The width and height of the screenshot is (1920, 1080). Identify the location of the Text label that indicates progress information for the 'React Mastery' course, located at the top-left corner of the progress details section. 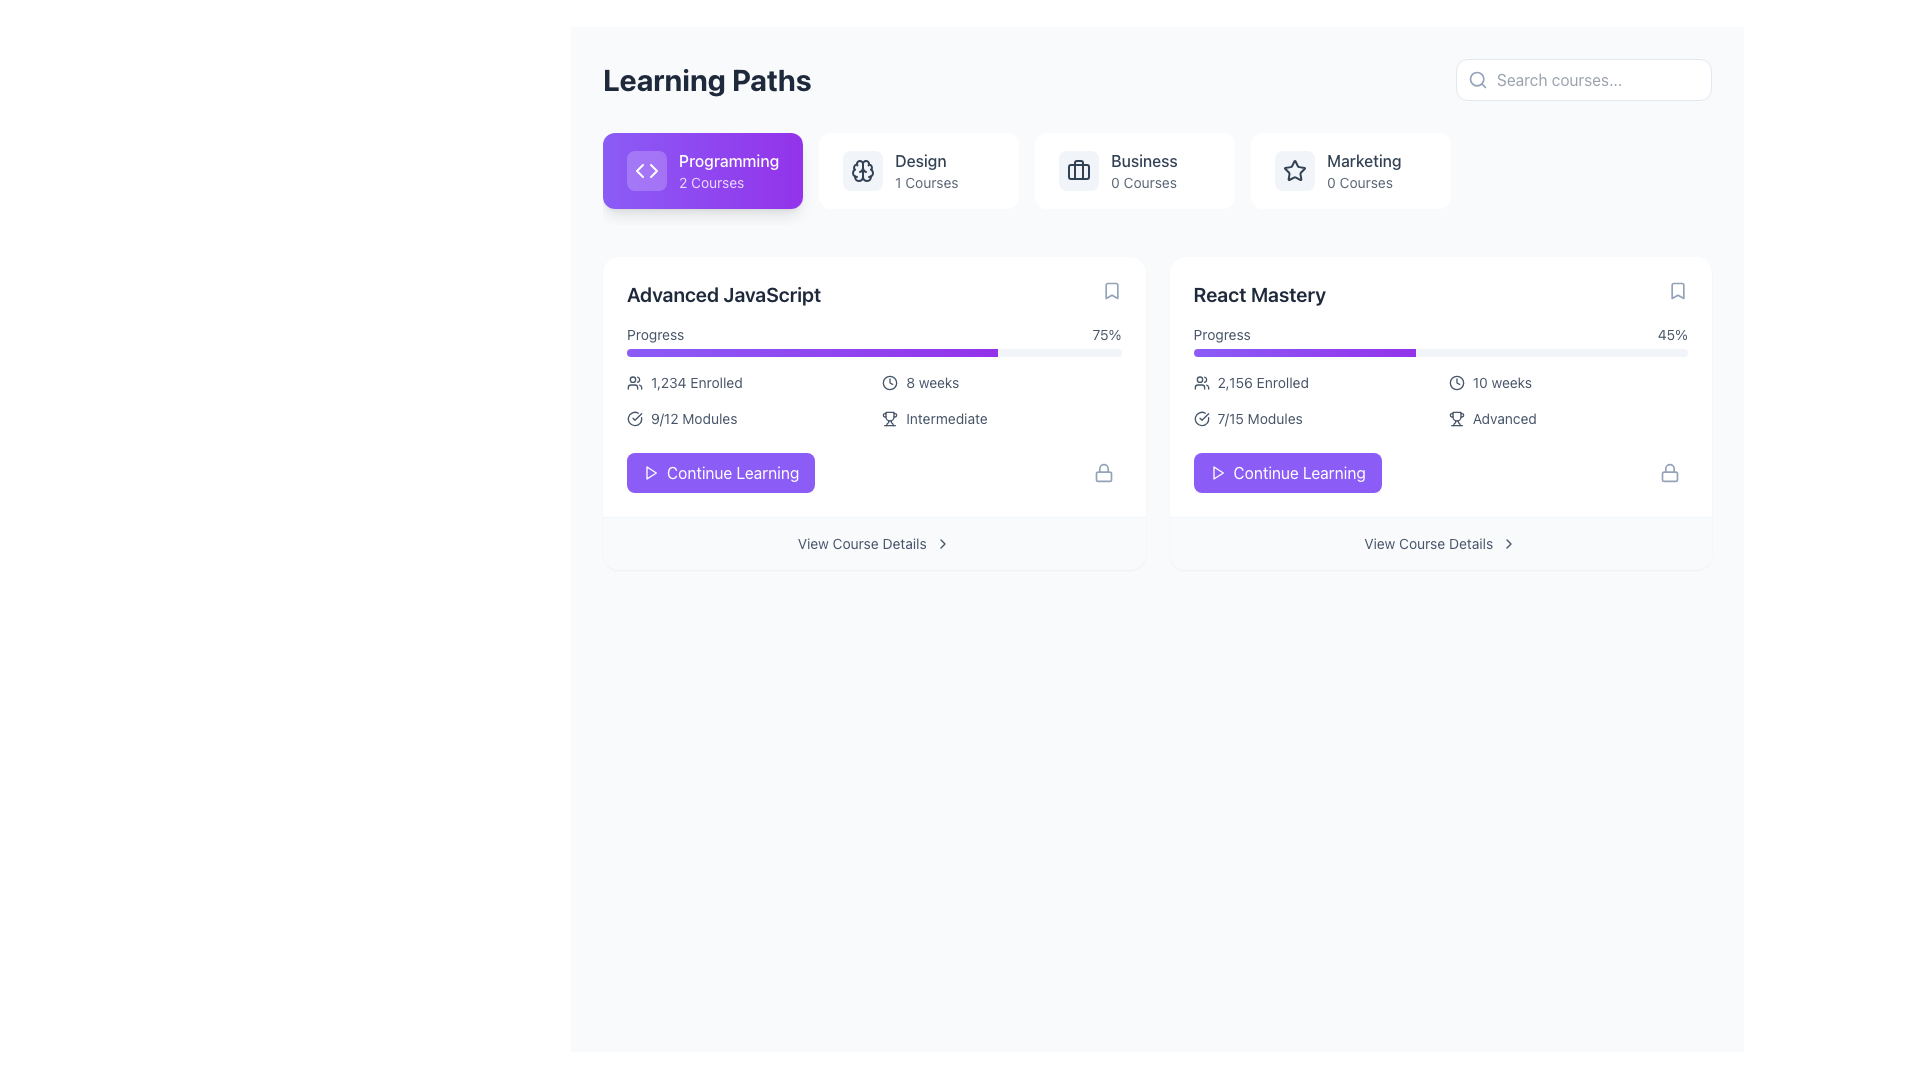
(1221, 334).